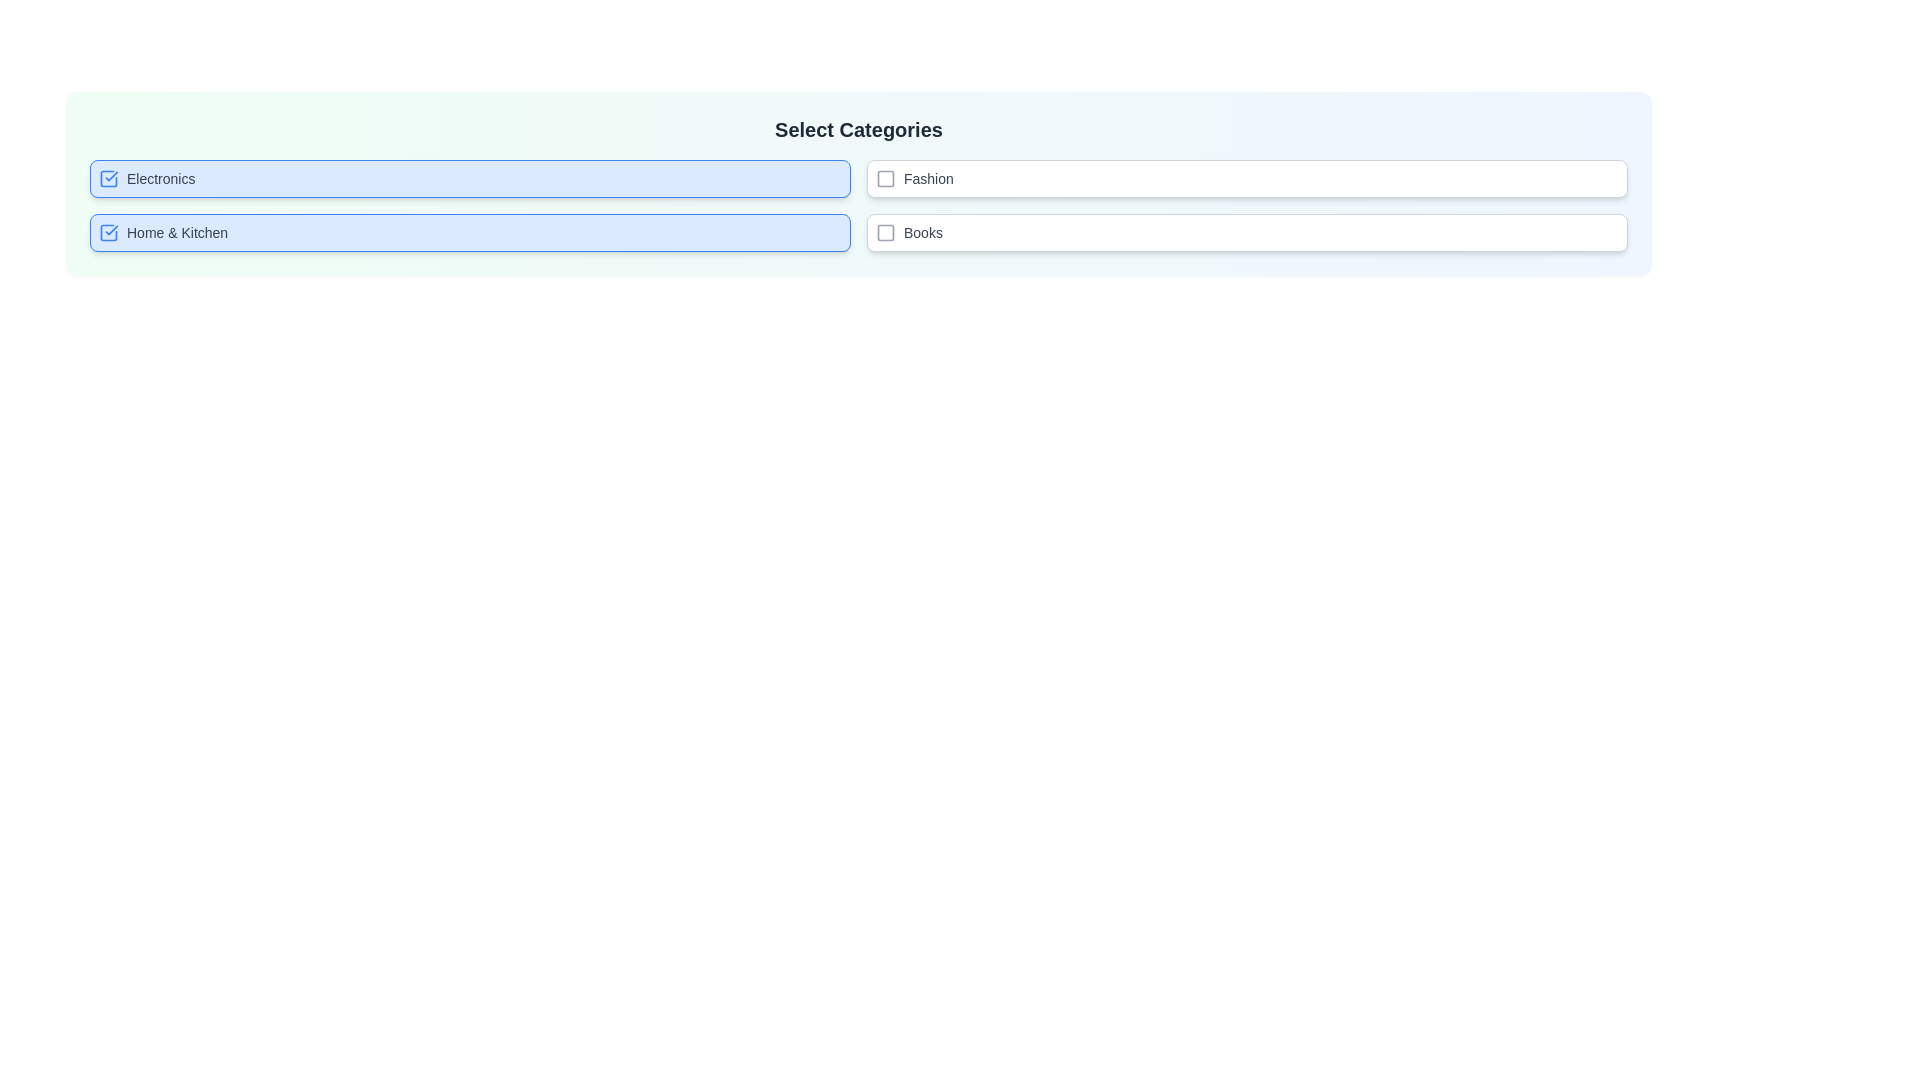 The width and height of the screenshot is (1920, 1080). I want to click on keyboard navigation, so click(108, 231).